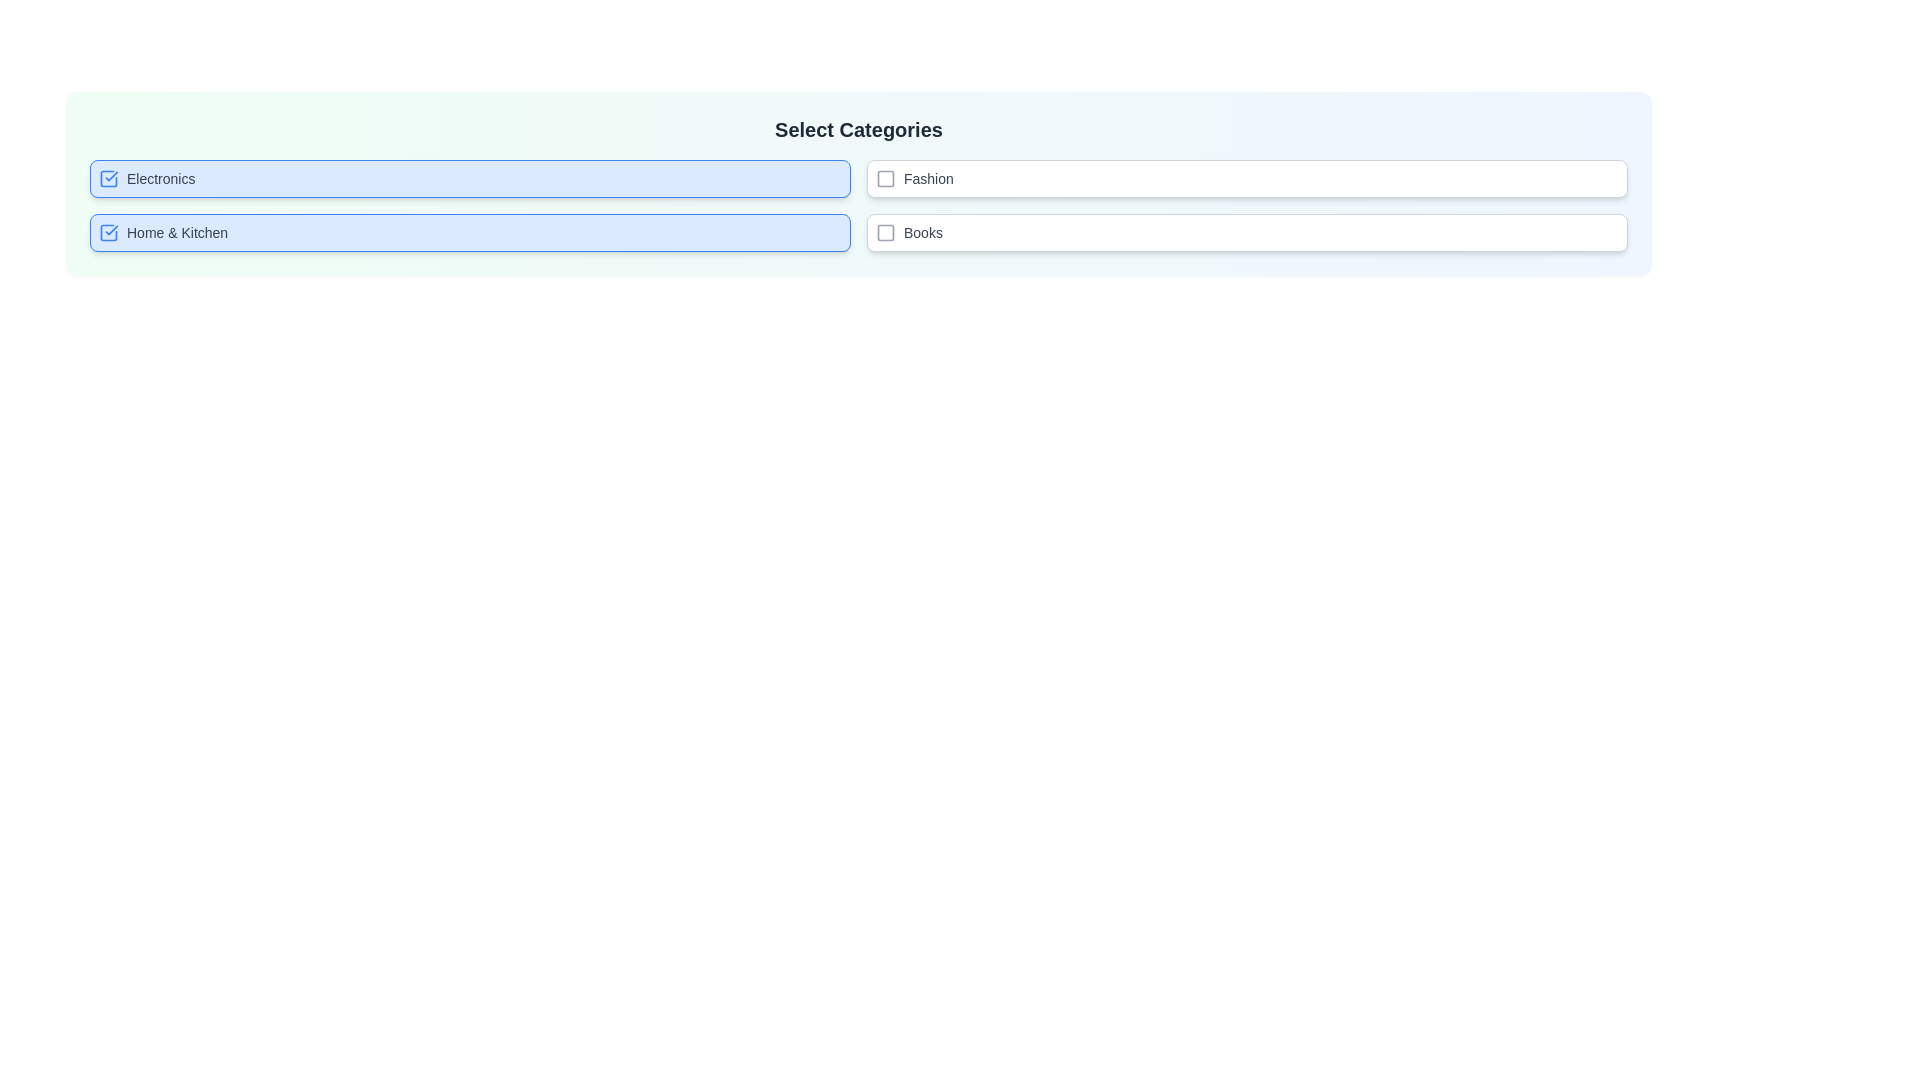 The width and height of the screenshot is (1920, 1080). I want to click on keyboard navigation, so click(108, 231).